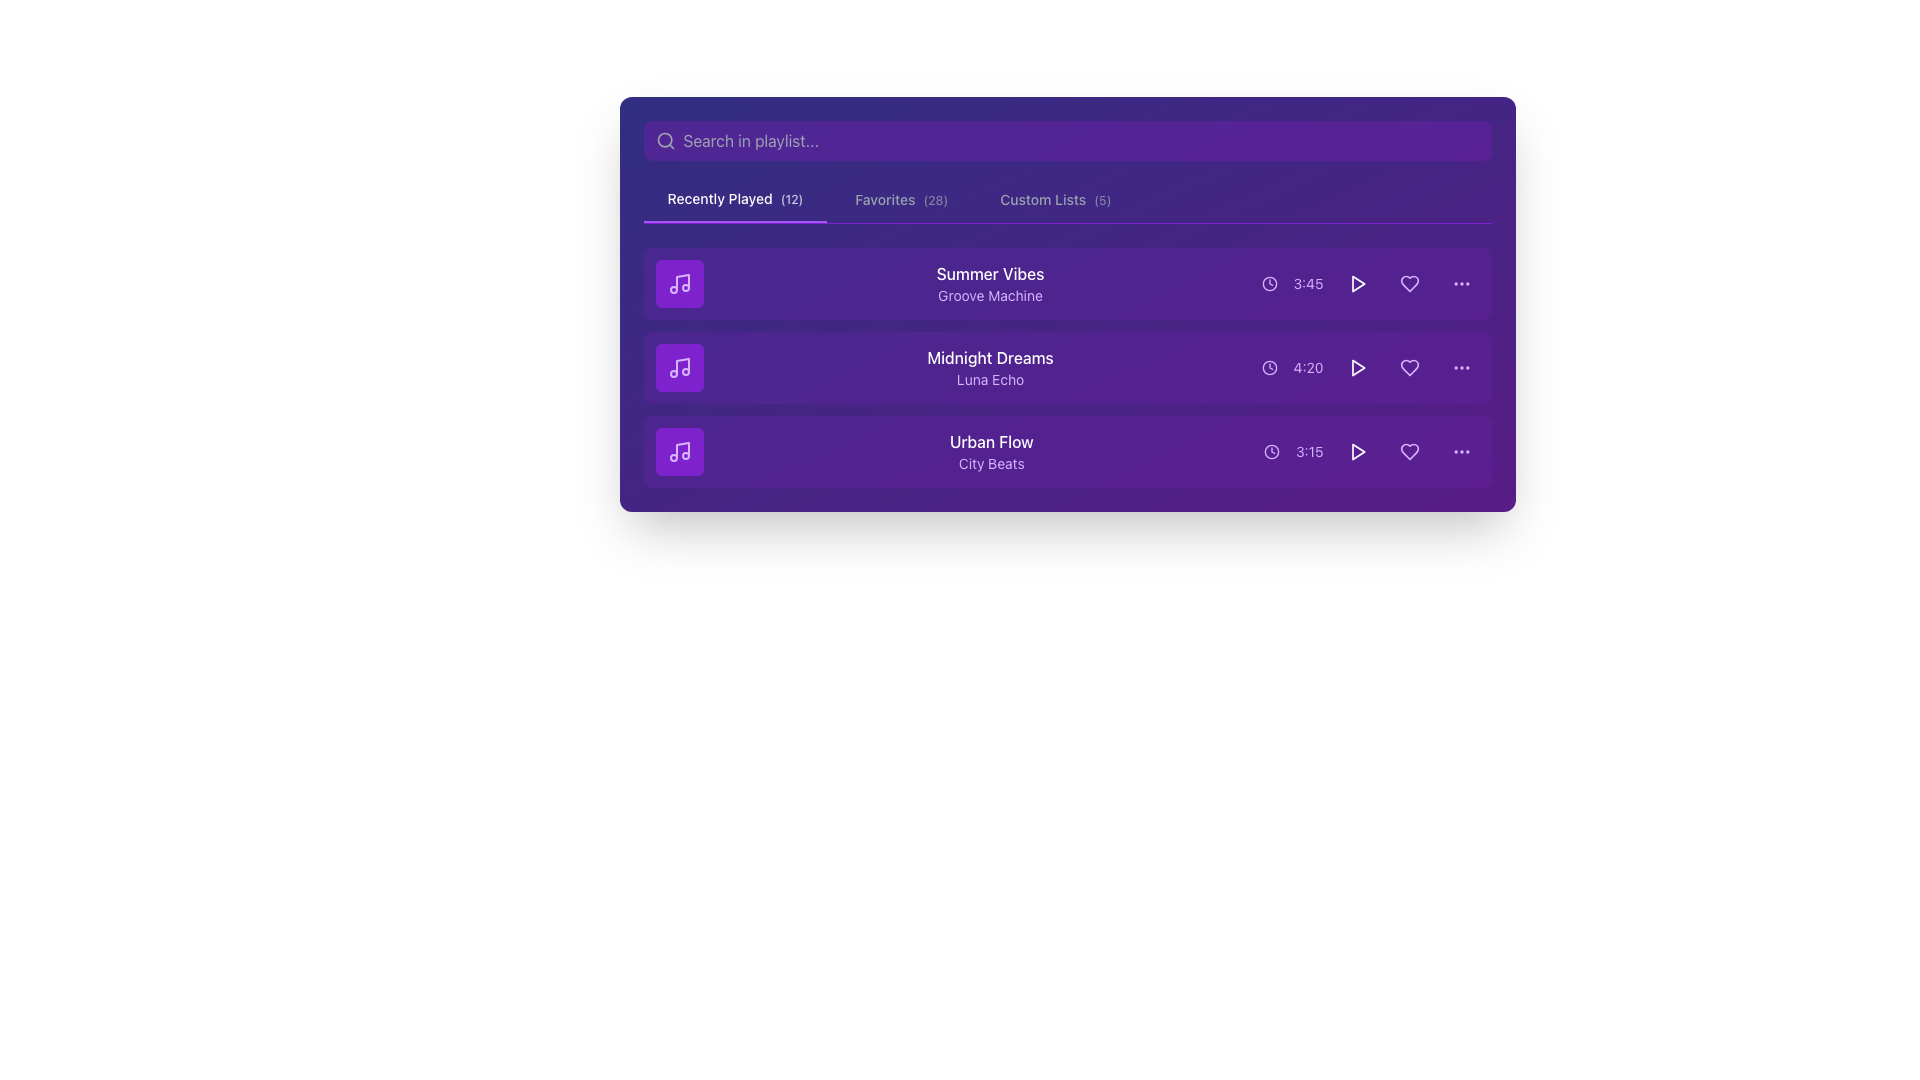 The width and height of the screenshot is (1920, 1080). What do you see at coordinates (1461, 367) in the screenshot?
I see `the ellipsis menu icon, which is represented by three horizontally arranged purple circles, located at the far right of the 'Midnight Dreams' playlist entry` at bounding box center [1461, 367].